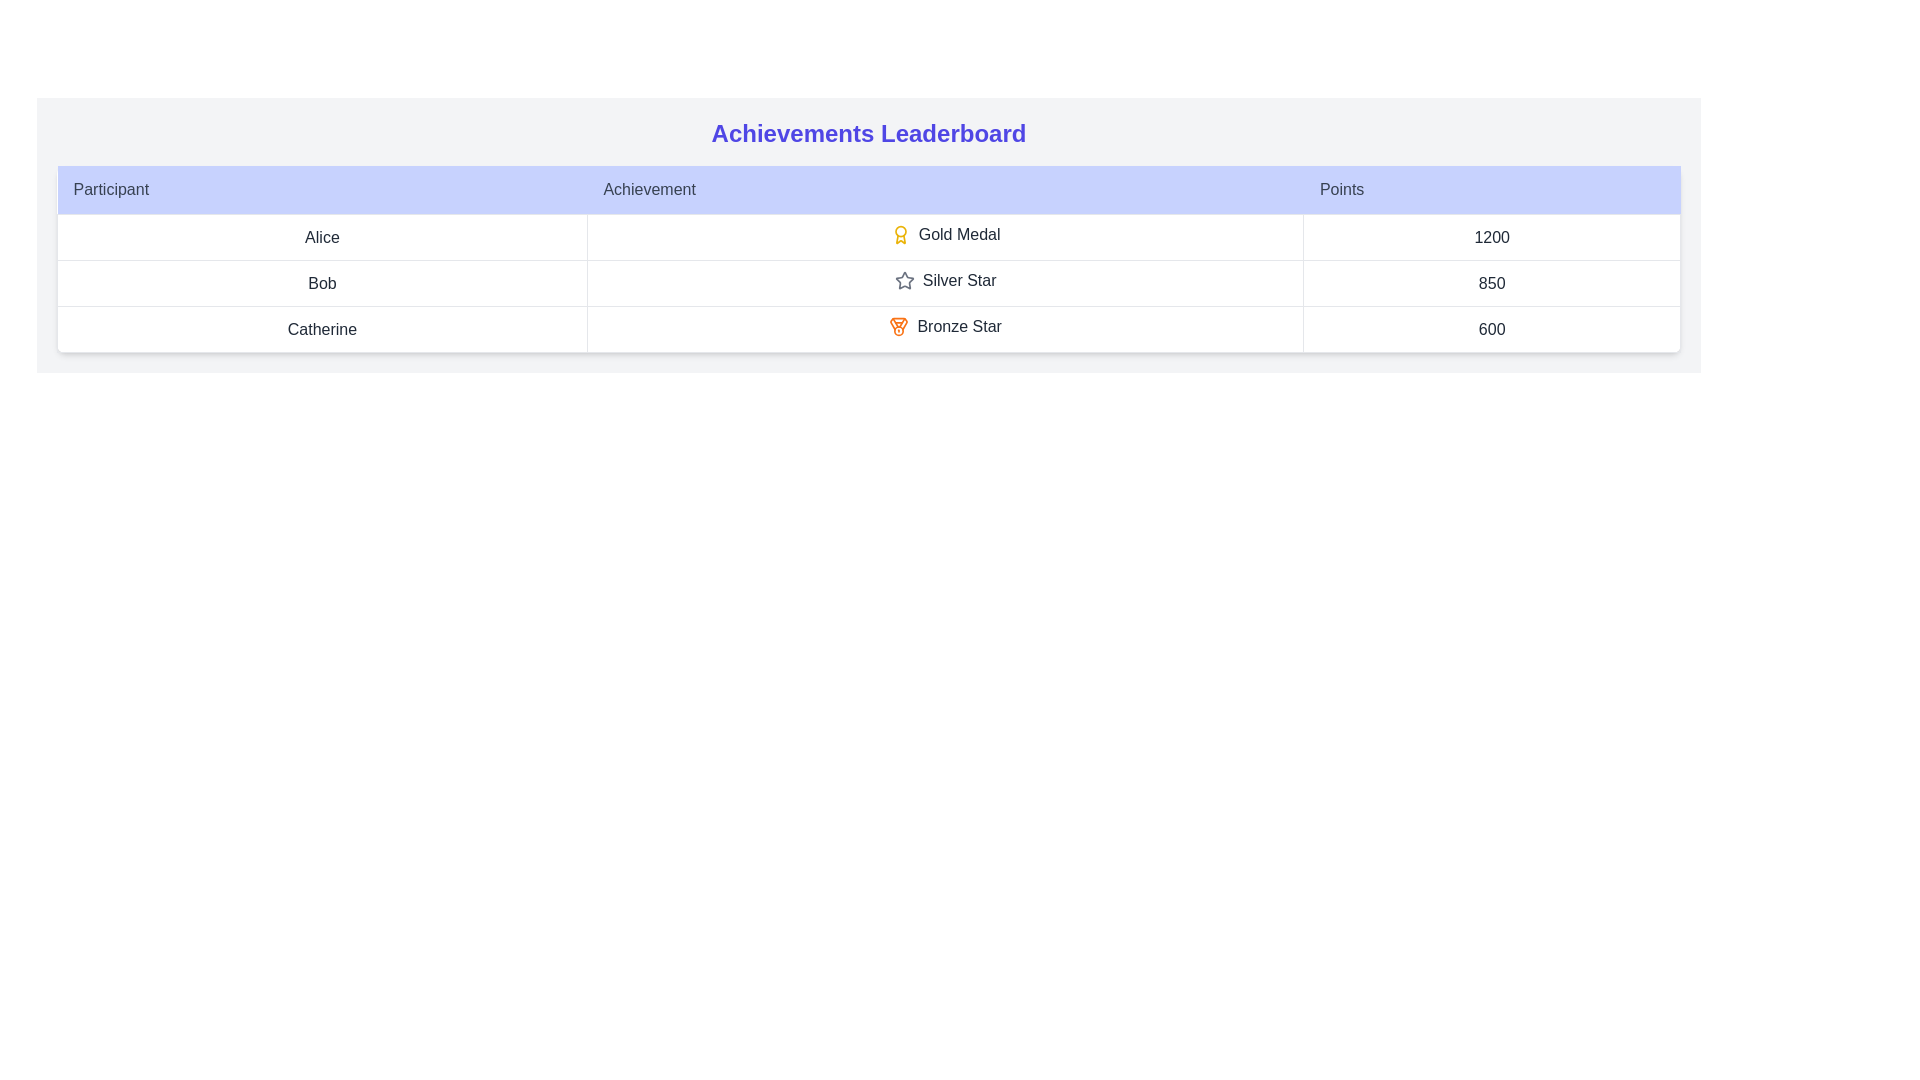 This screenshot has width=1920, height=1080. What do you see at coordinates (944, 281) in the screenshot?
I see `the 'Silver Star' award icon located in the second row under the 'Achievement' column of the leaderboard` at bounding box center [944, 281].